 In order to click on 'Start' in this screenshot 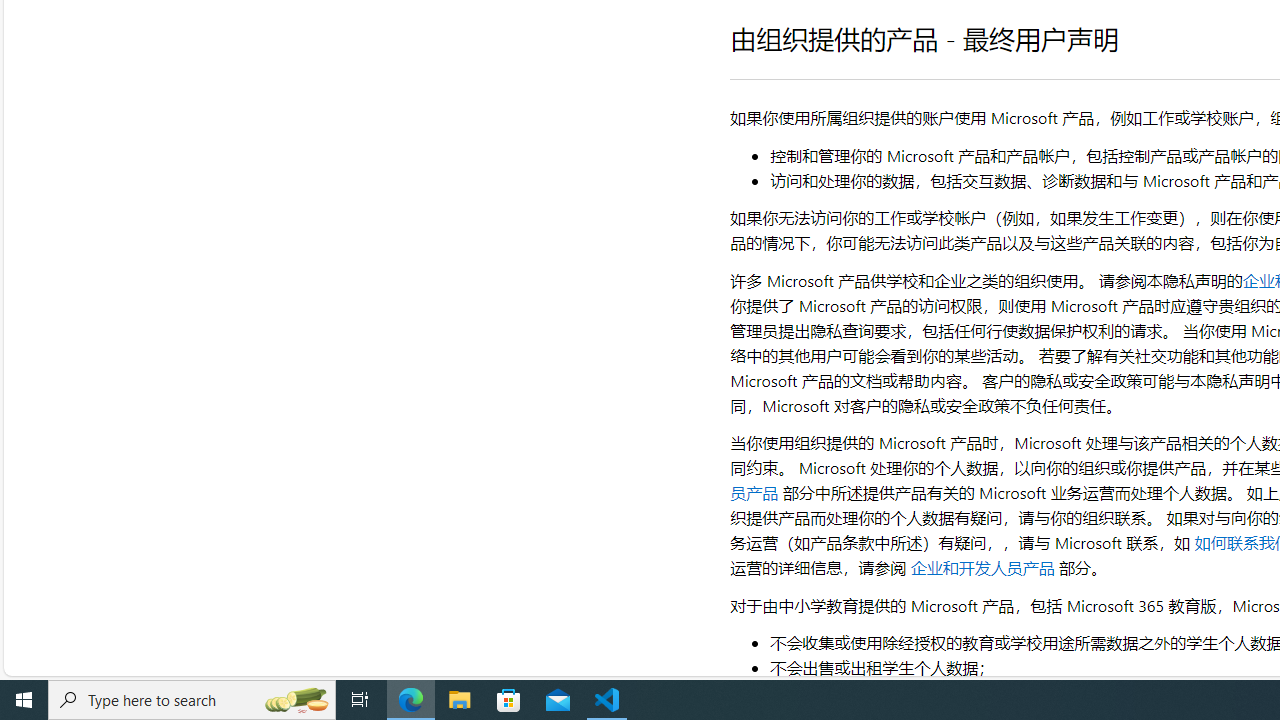, I will do `click(24, 698)`.